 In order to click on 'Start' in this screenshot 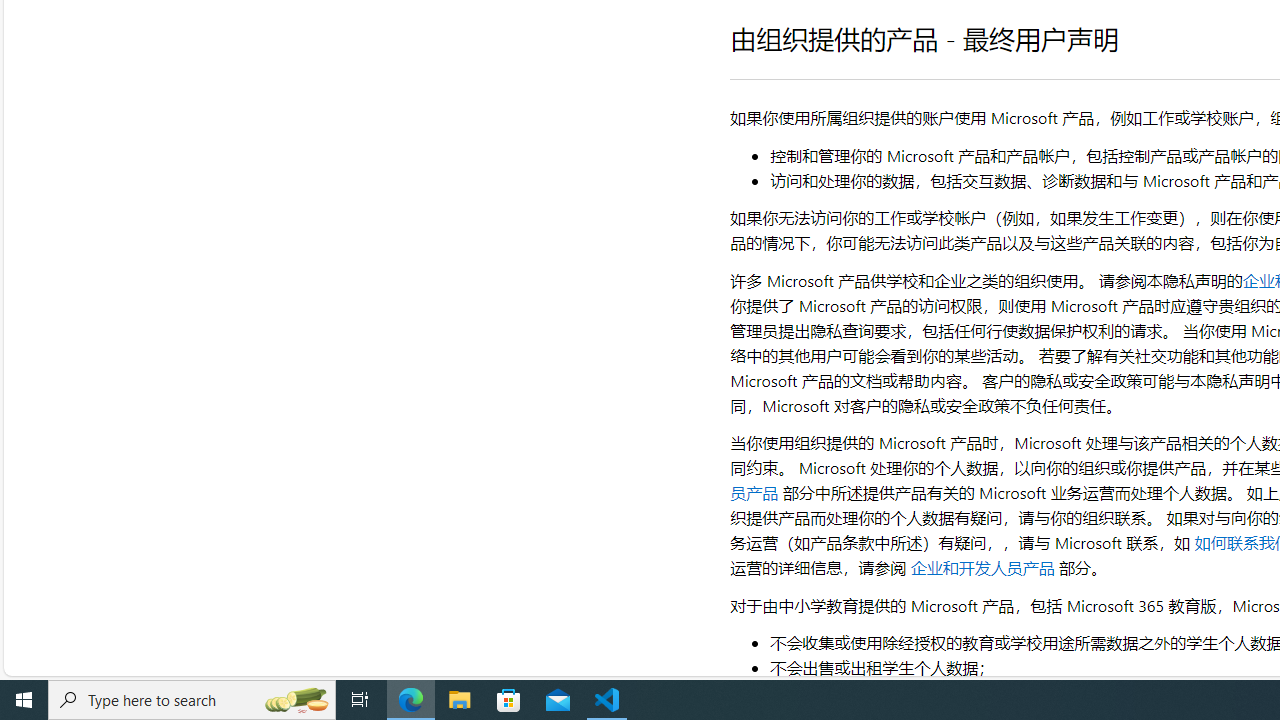, I will do `click(24, 698)`.